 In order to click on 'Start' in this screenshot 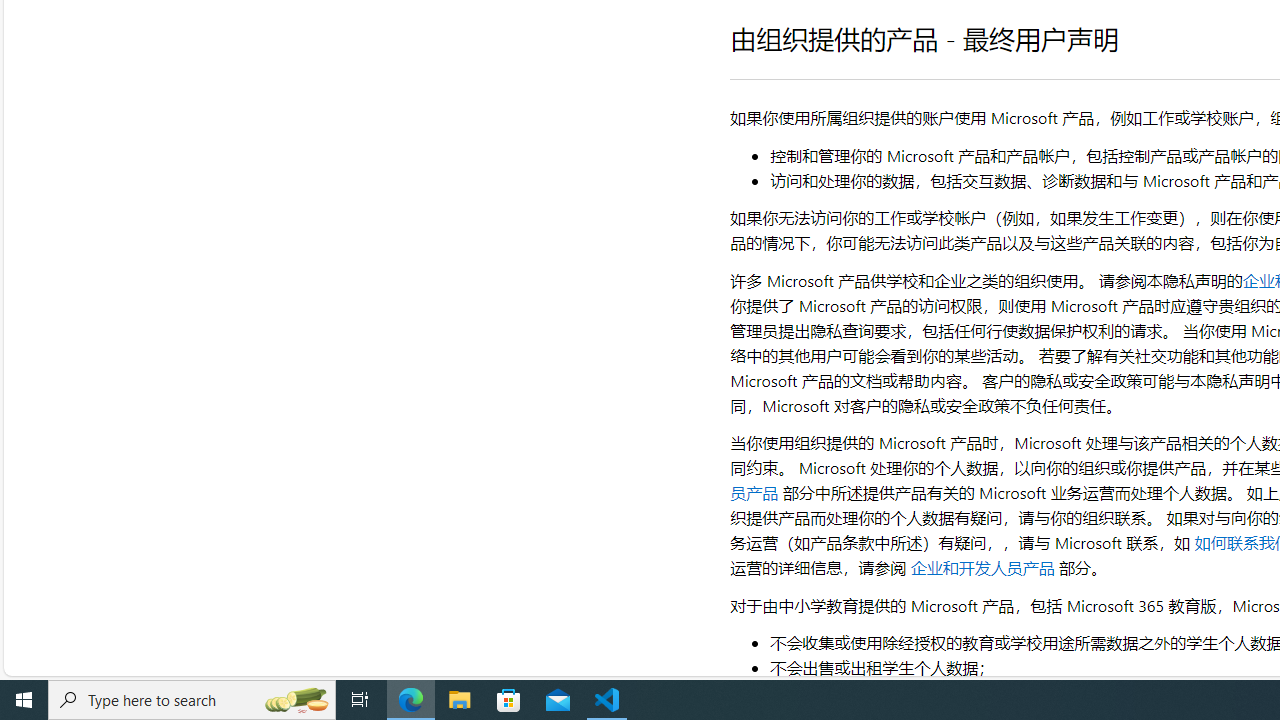, I will do `click(24, 698)`.